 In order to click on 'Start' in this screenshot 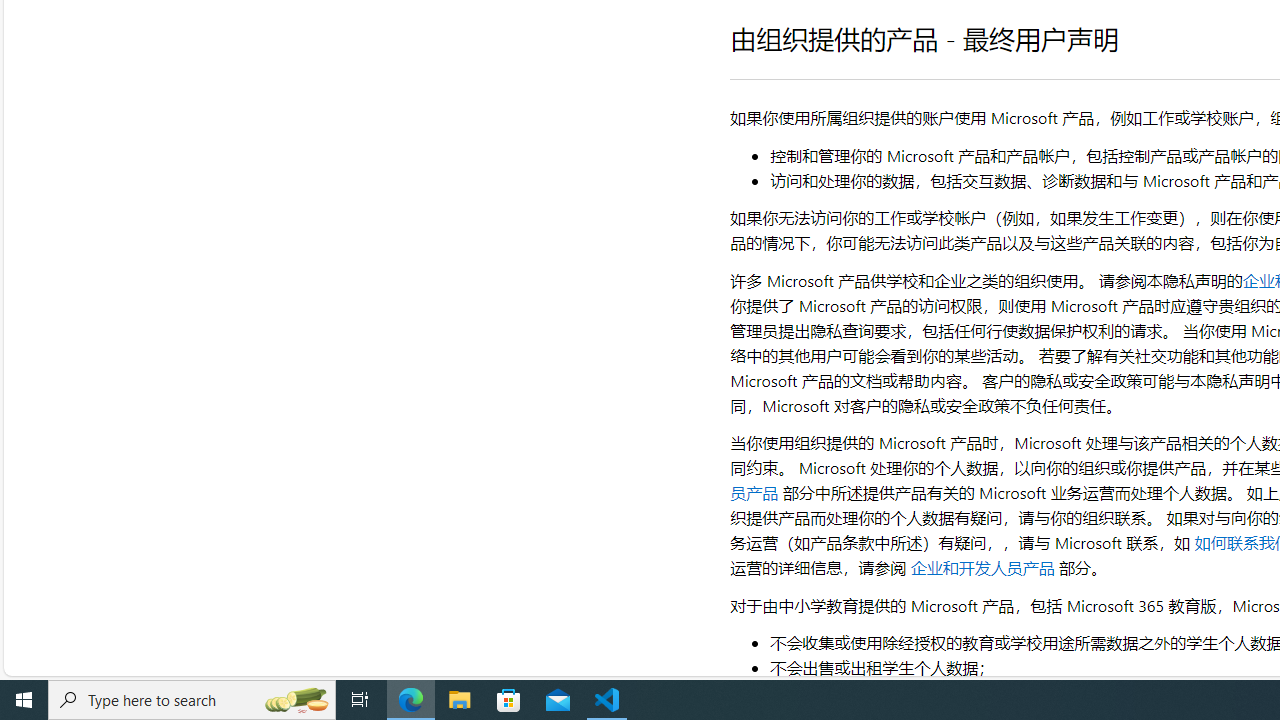, I will do `click(24, 698)`.